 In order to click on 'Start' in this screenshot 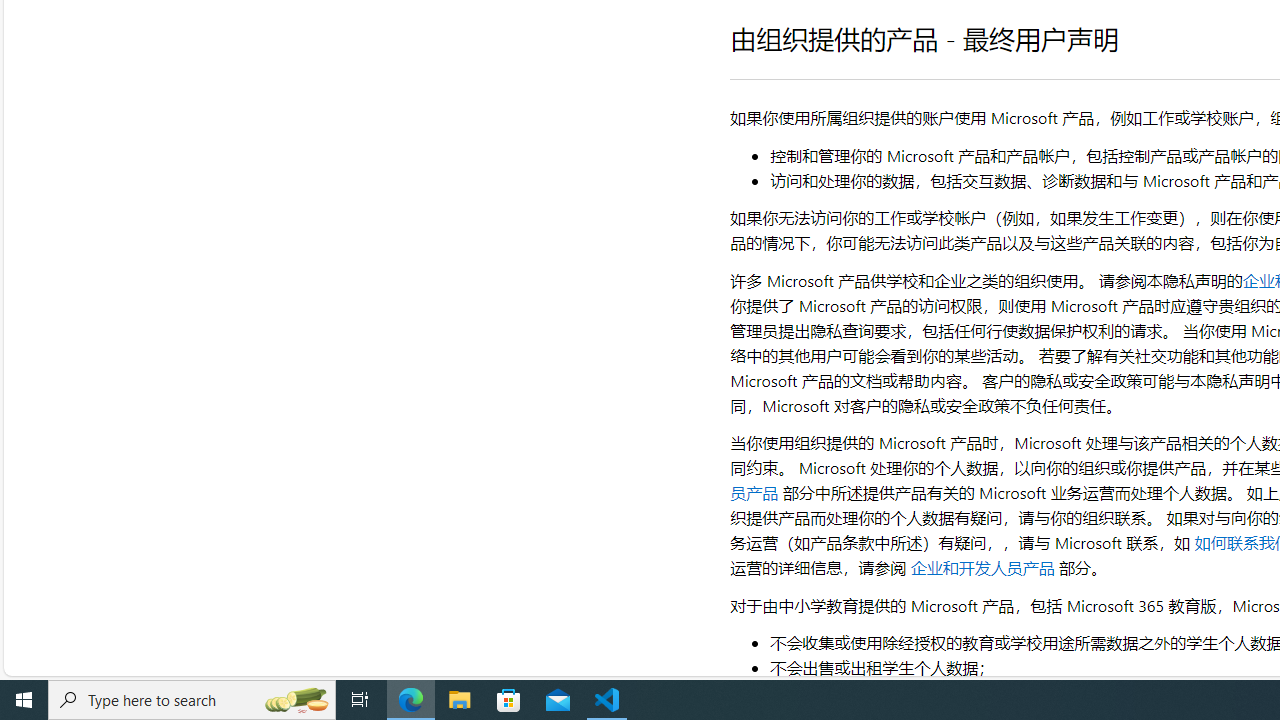, I will do `click(24, 698)`.